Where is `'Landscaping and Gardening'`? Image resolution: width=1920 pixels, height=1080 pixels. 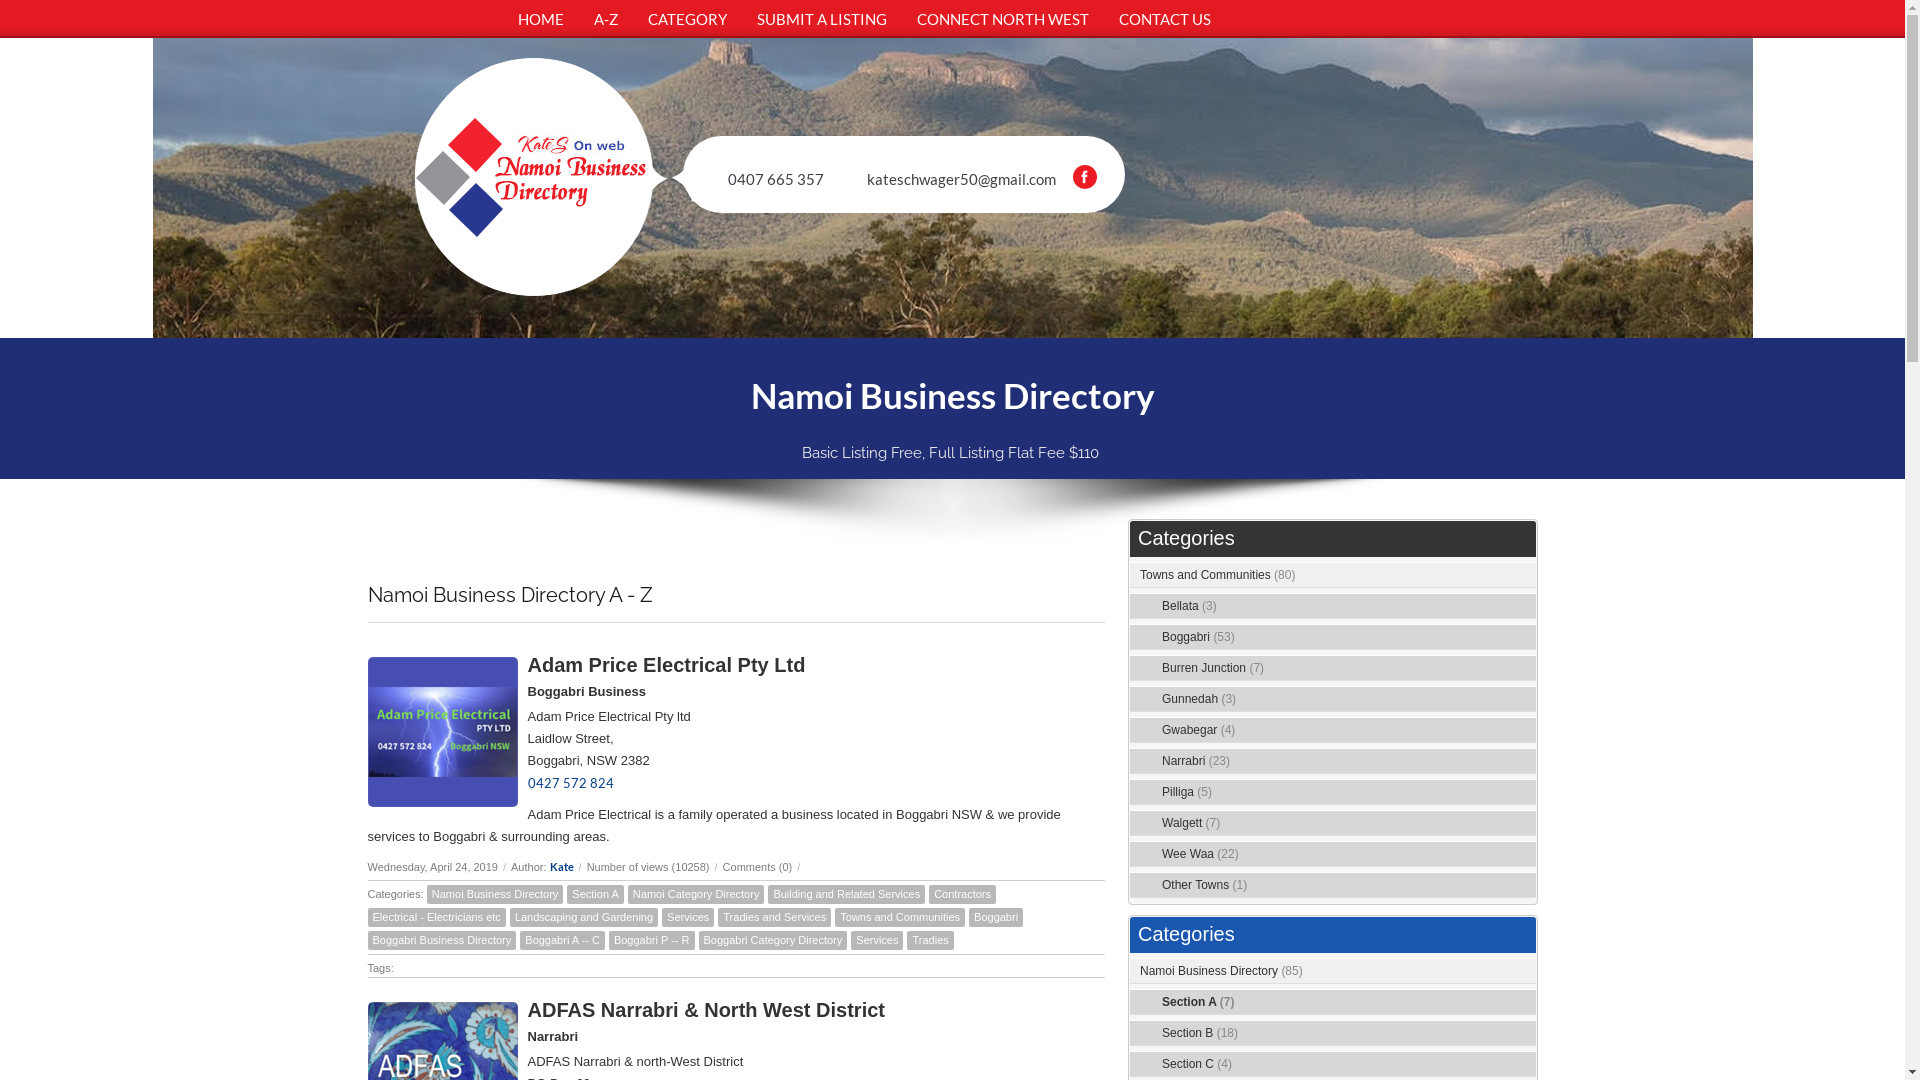 'Landscaping and Gardening' is located at coordinates (583, 917).